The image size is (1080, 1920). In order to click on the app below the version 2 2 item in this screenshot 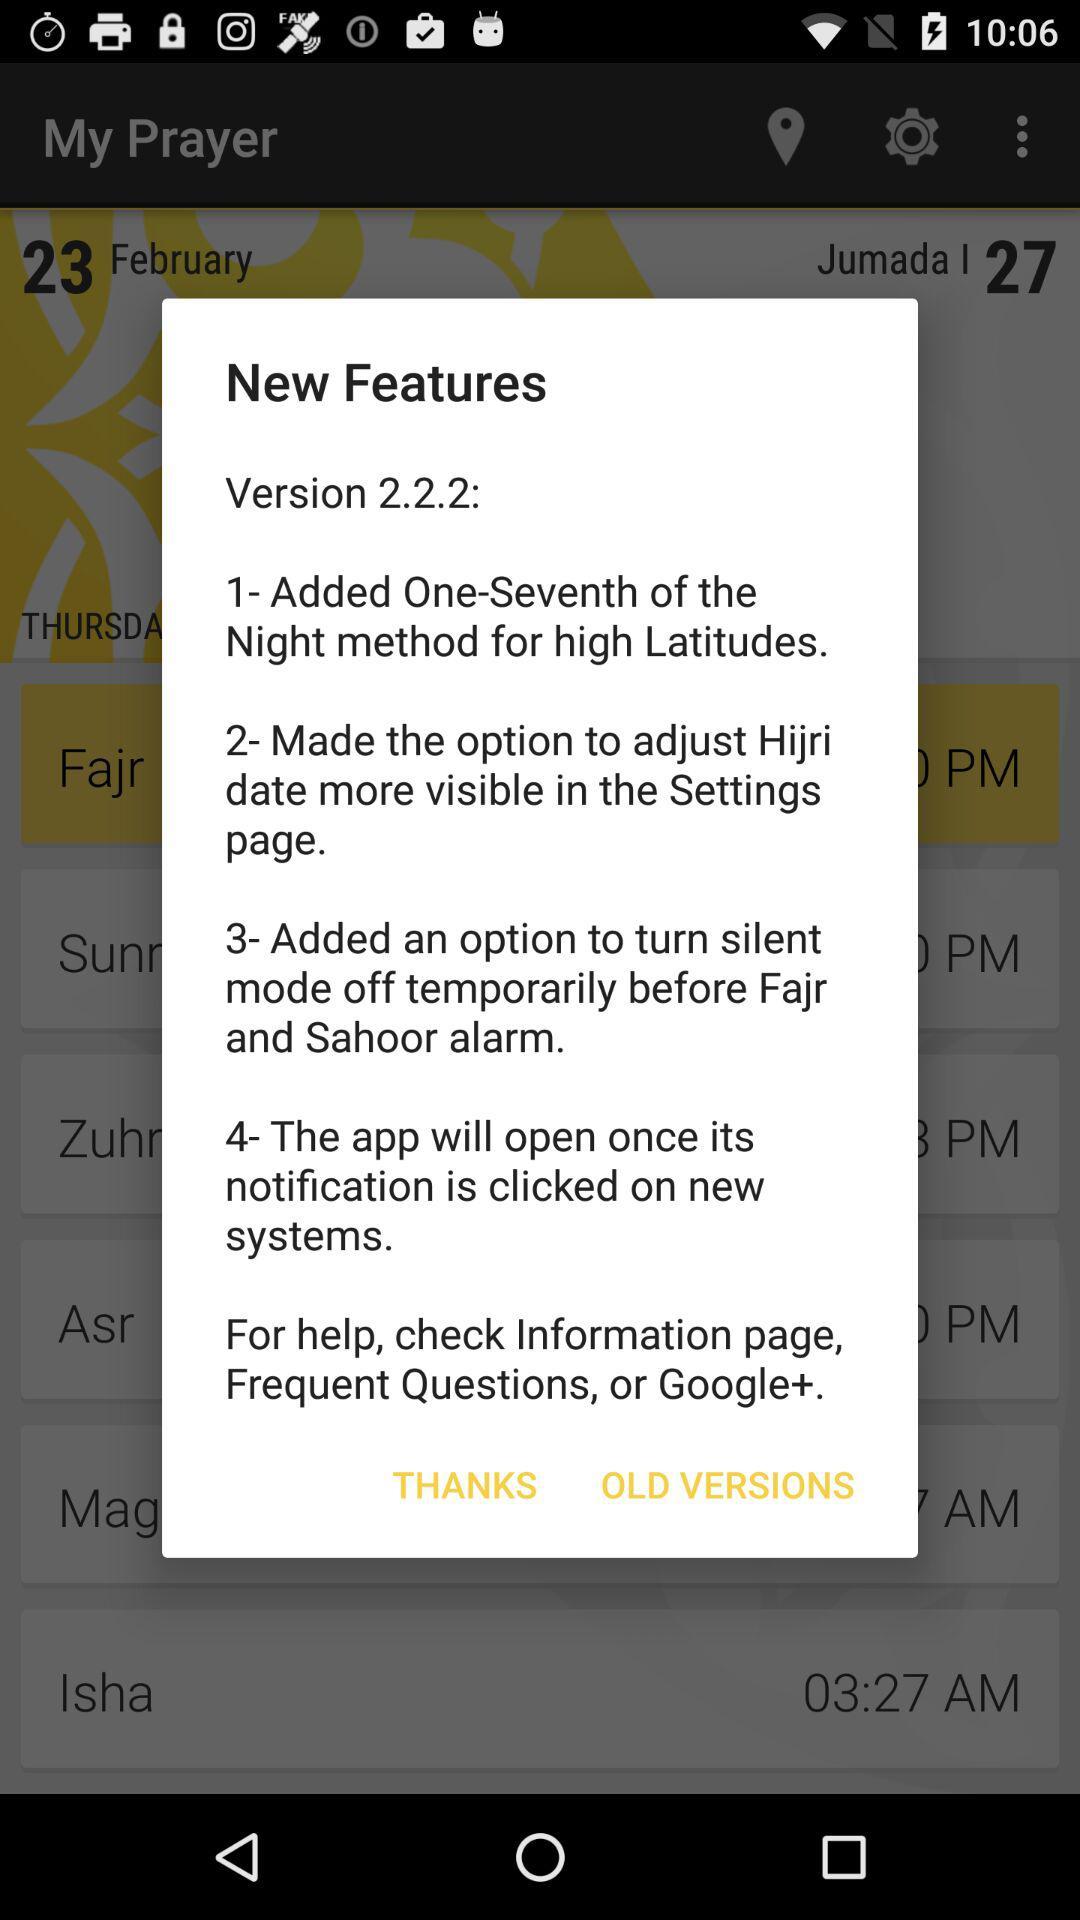, I will do `click(727, 1484)`.